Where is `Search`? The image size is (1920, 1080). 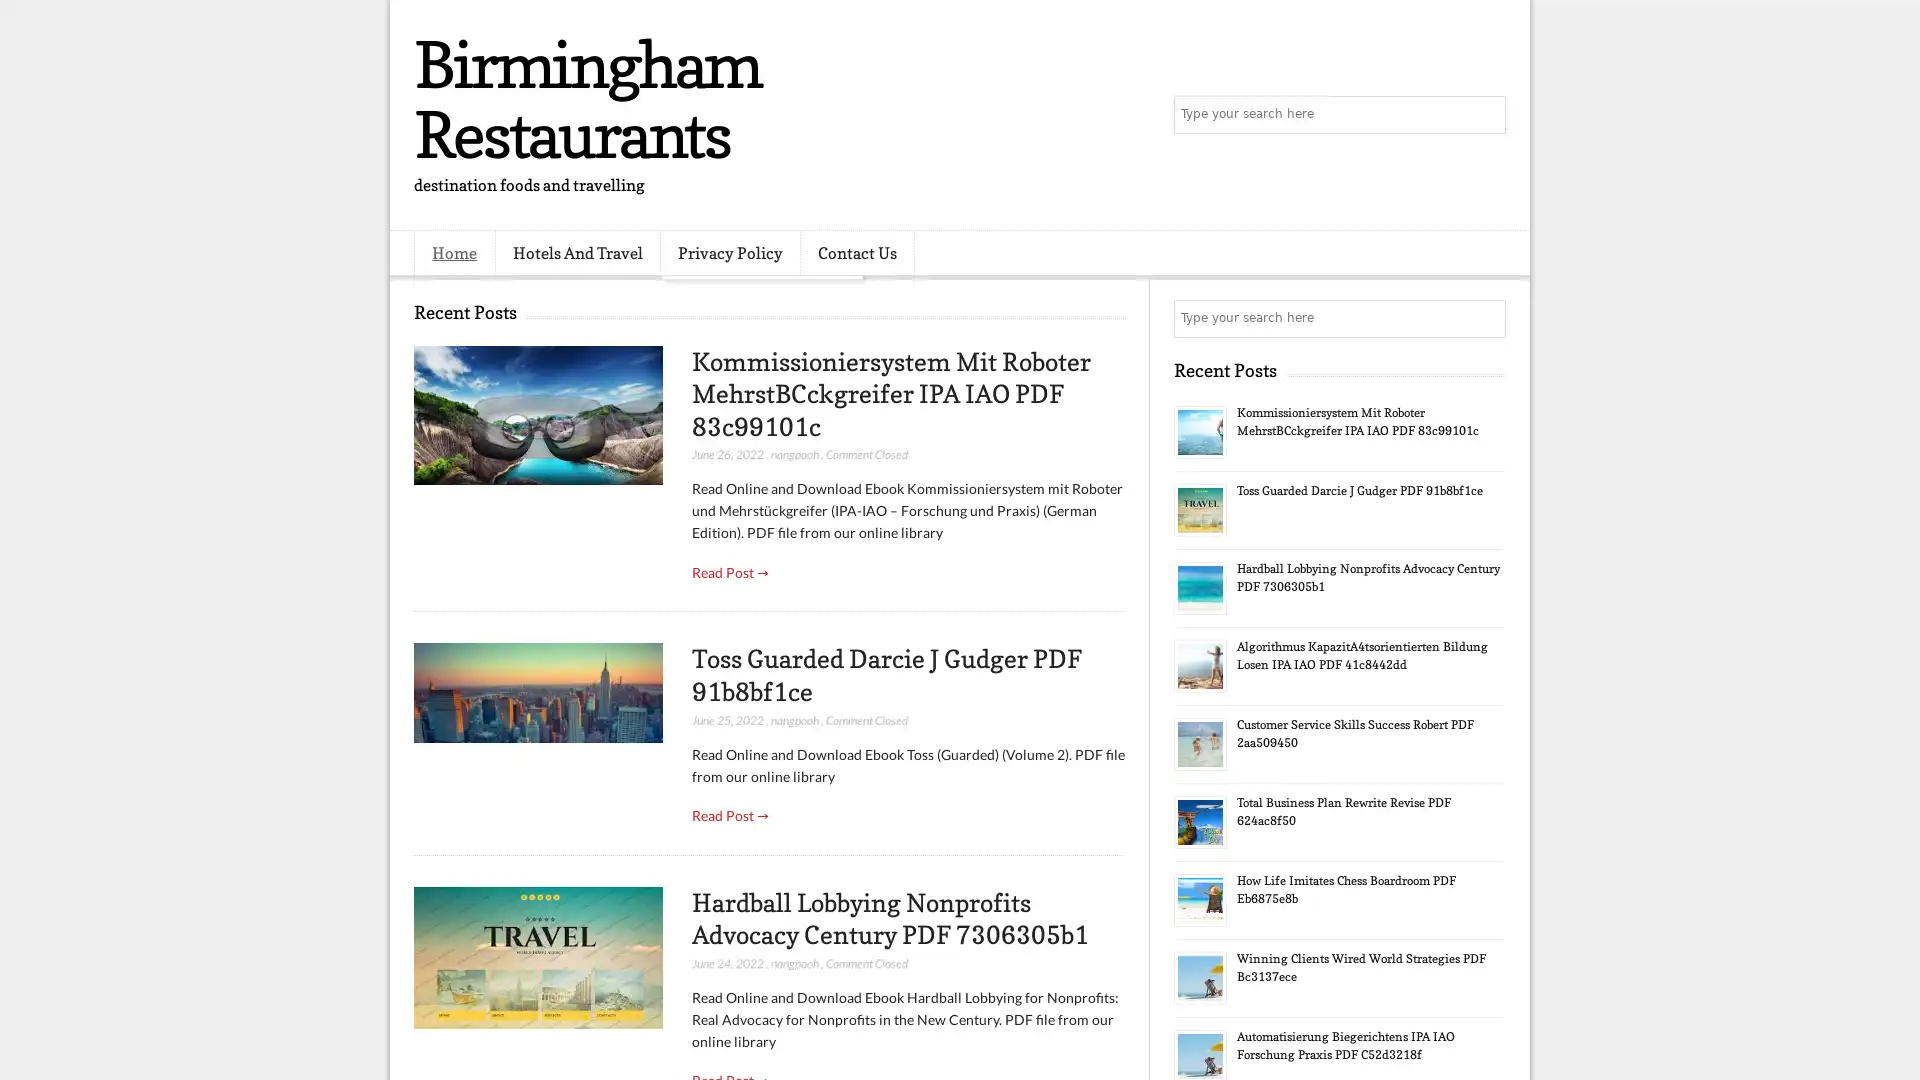
Search is located at coordinates (1485, 318).